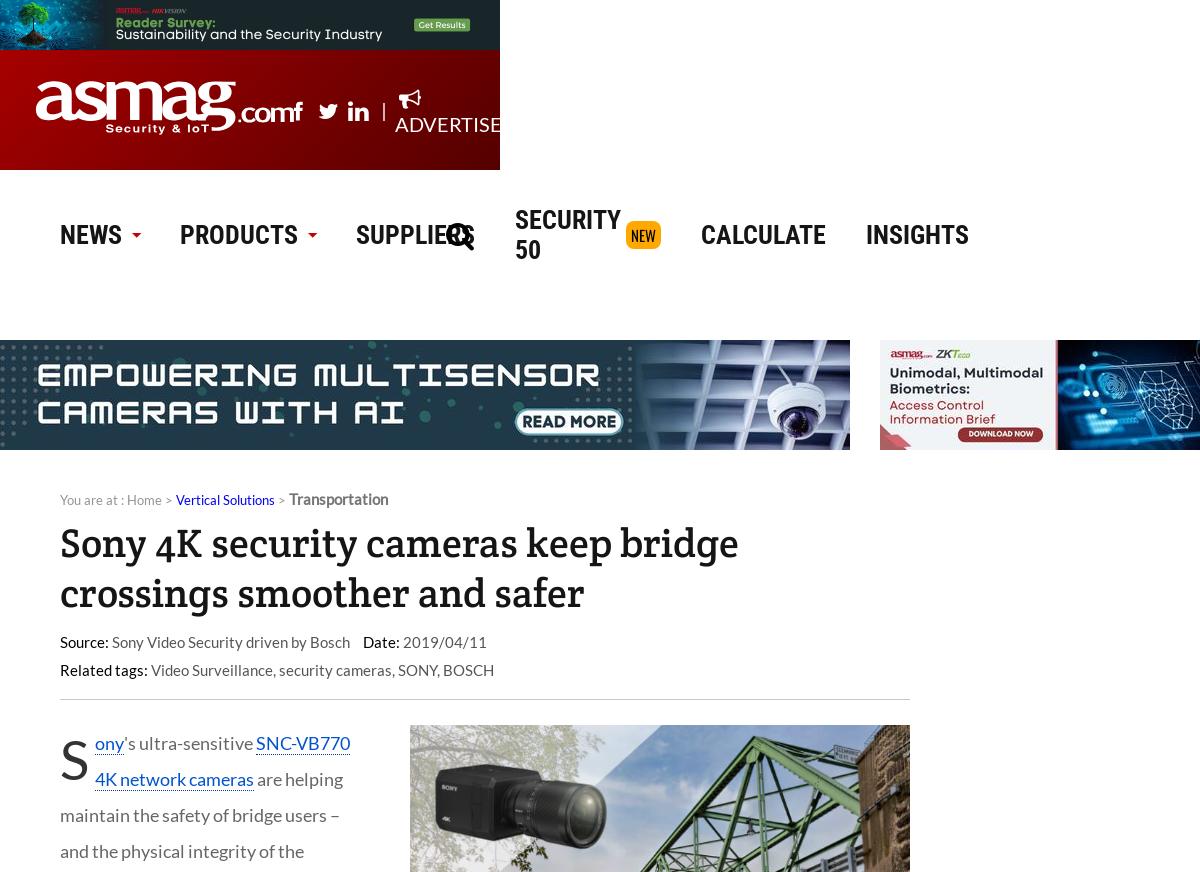 This screenshot has width=1200, height=872. Describe the element at coordinates (762, 234) in the screenshot. I see `'CALCULATE'` at that location.